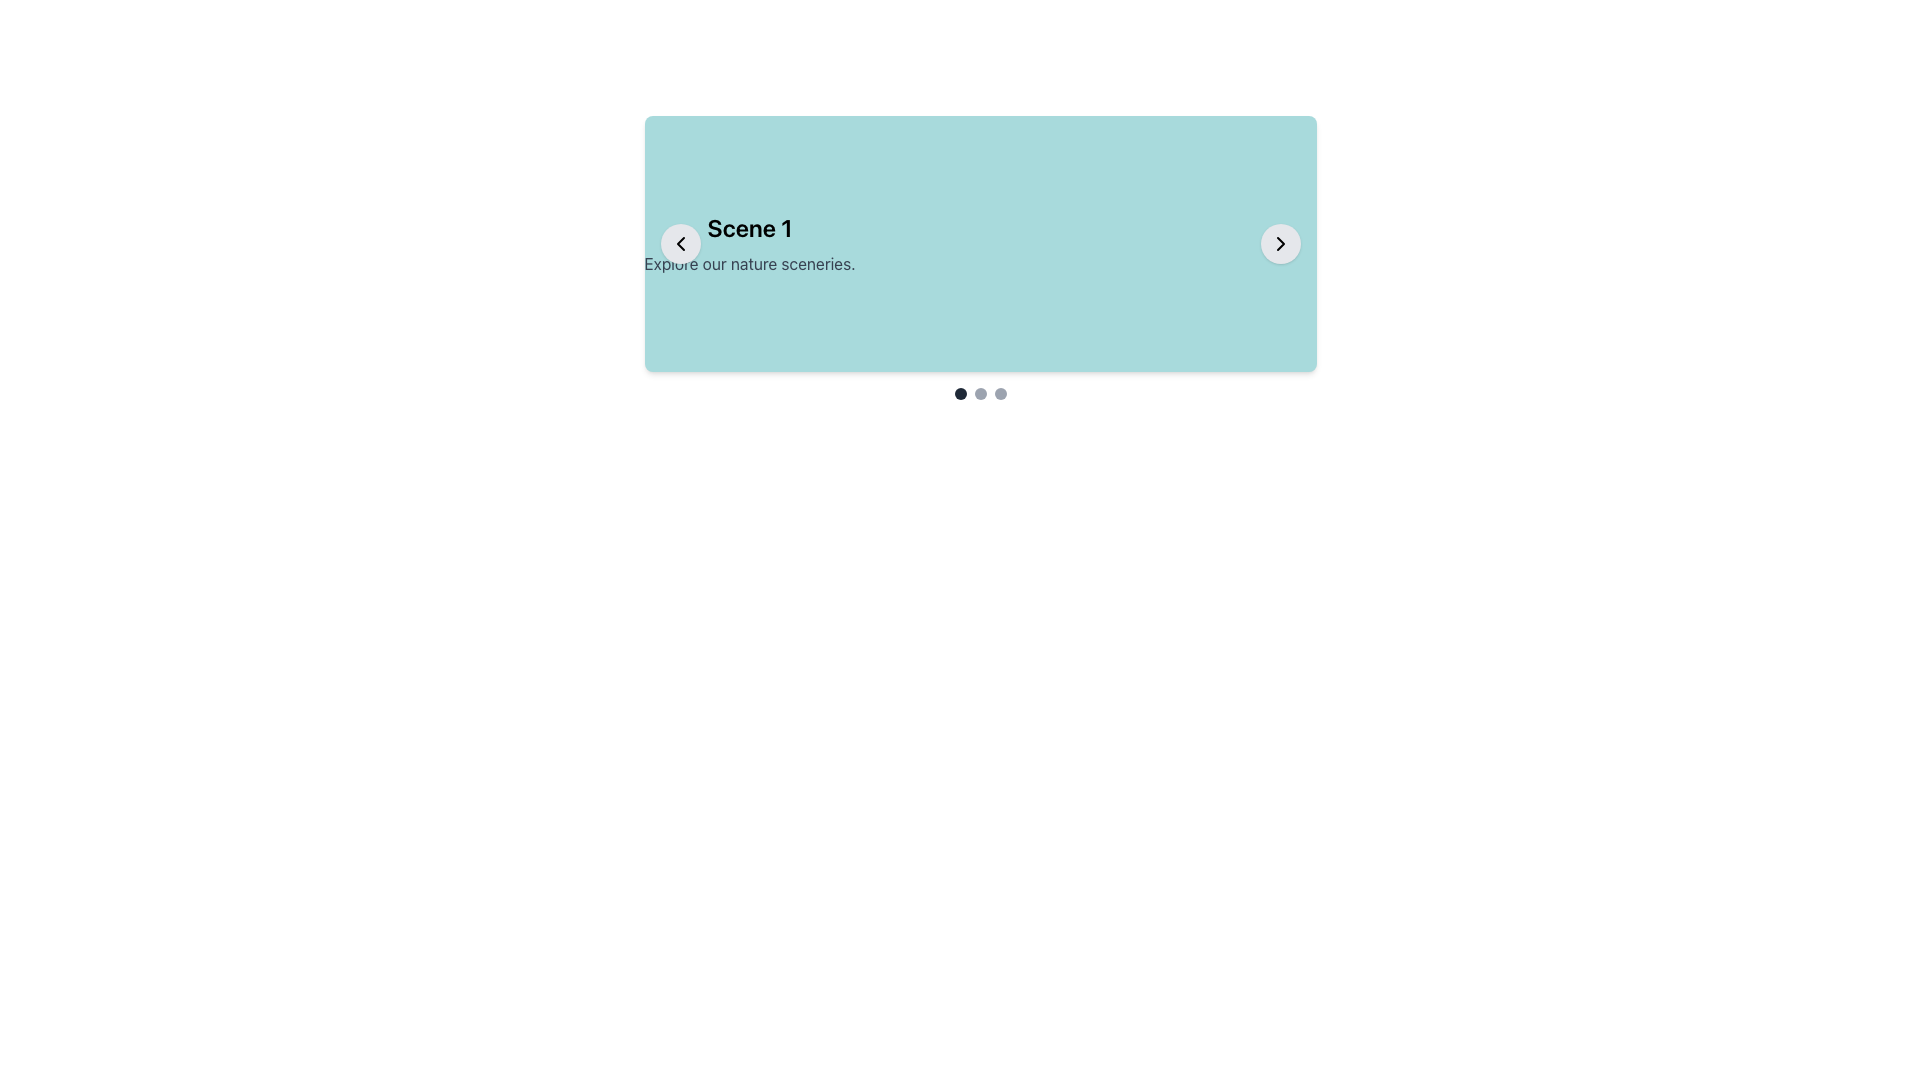 Image resolution: width=1920 pixels, height=1080 pixels. Describe the element at coordinates (1280, 242) in the screenshot. I see `the rightward chevron SVG icon within the rounded button located at the far right of the blue card component` at that location.